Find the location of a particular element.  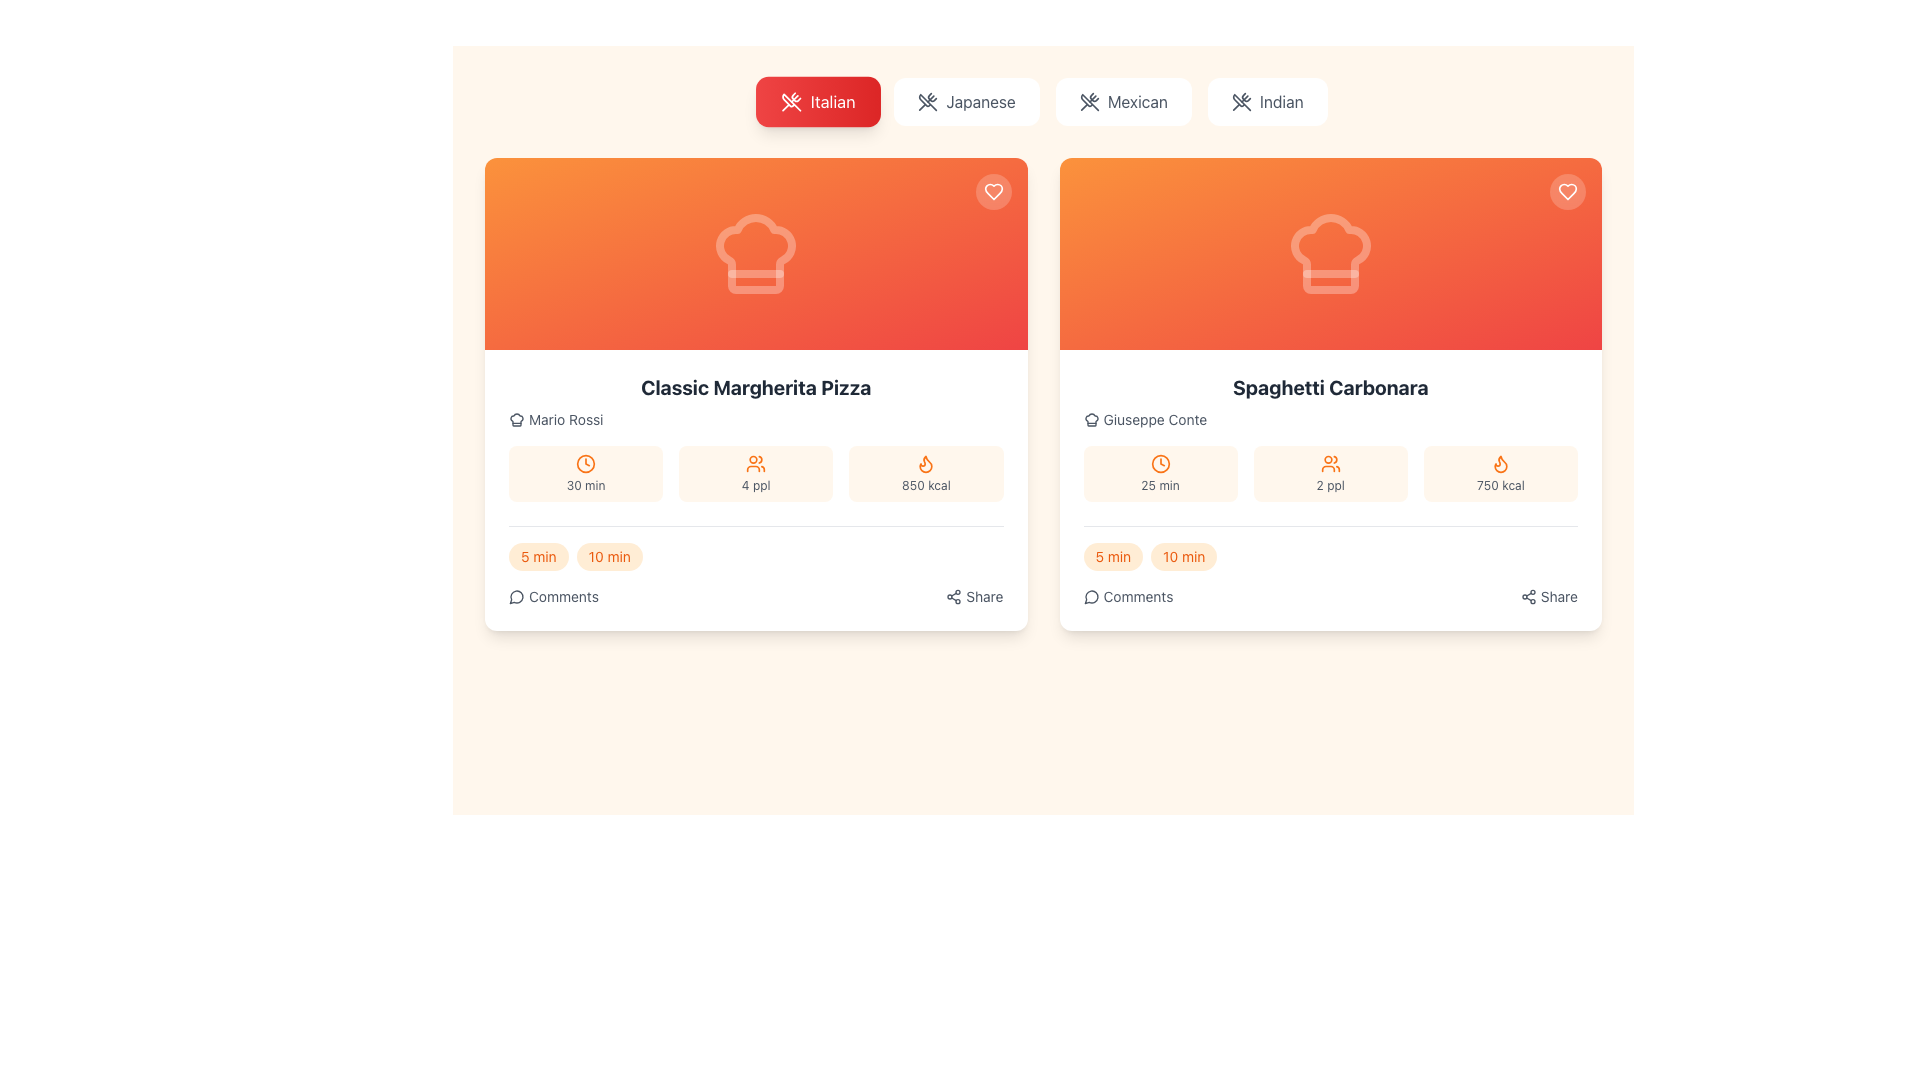

the first button in the row is located at coordinates (818, 101).